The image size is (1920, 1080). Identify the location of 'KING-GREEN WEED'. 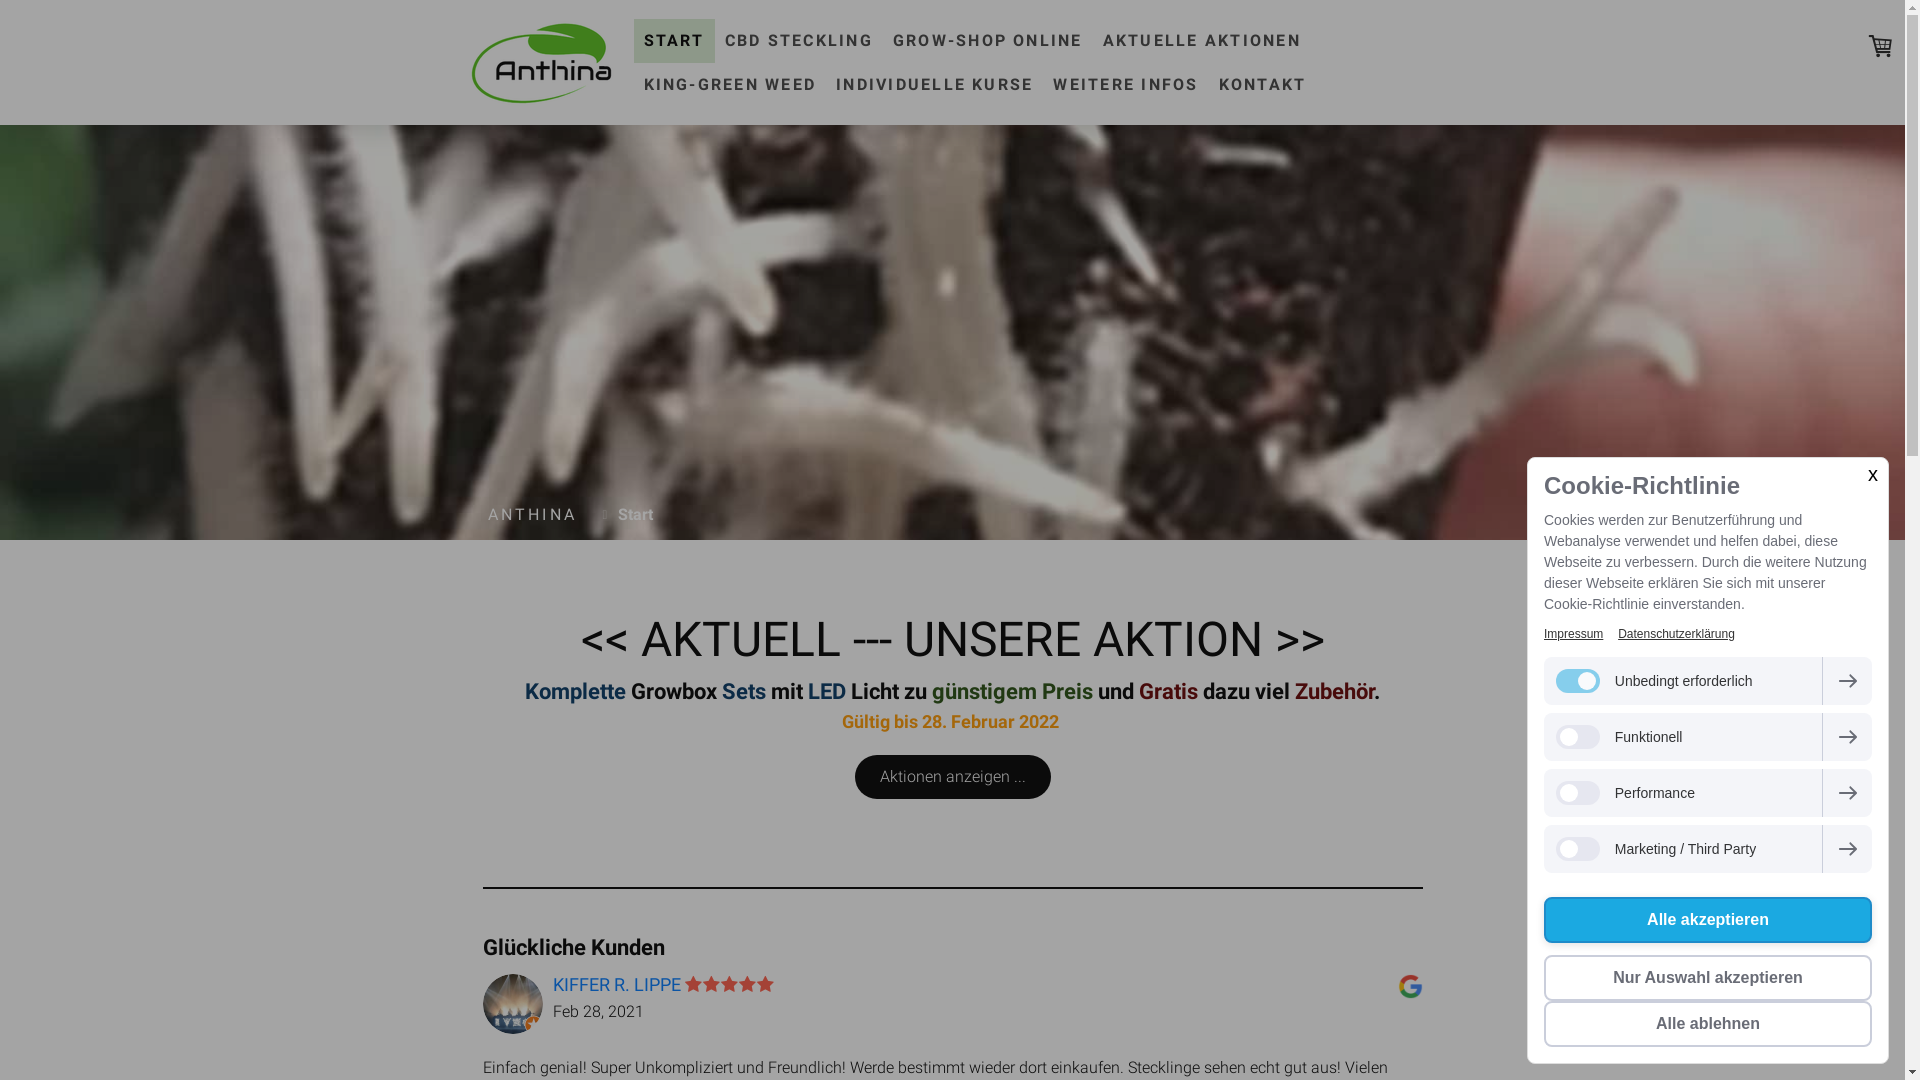
(729, 83).